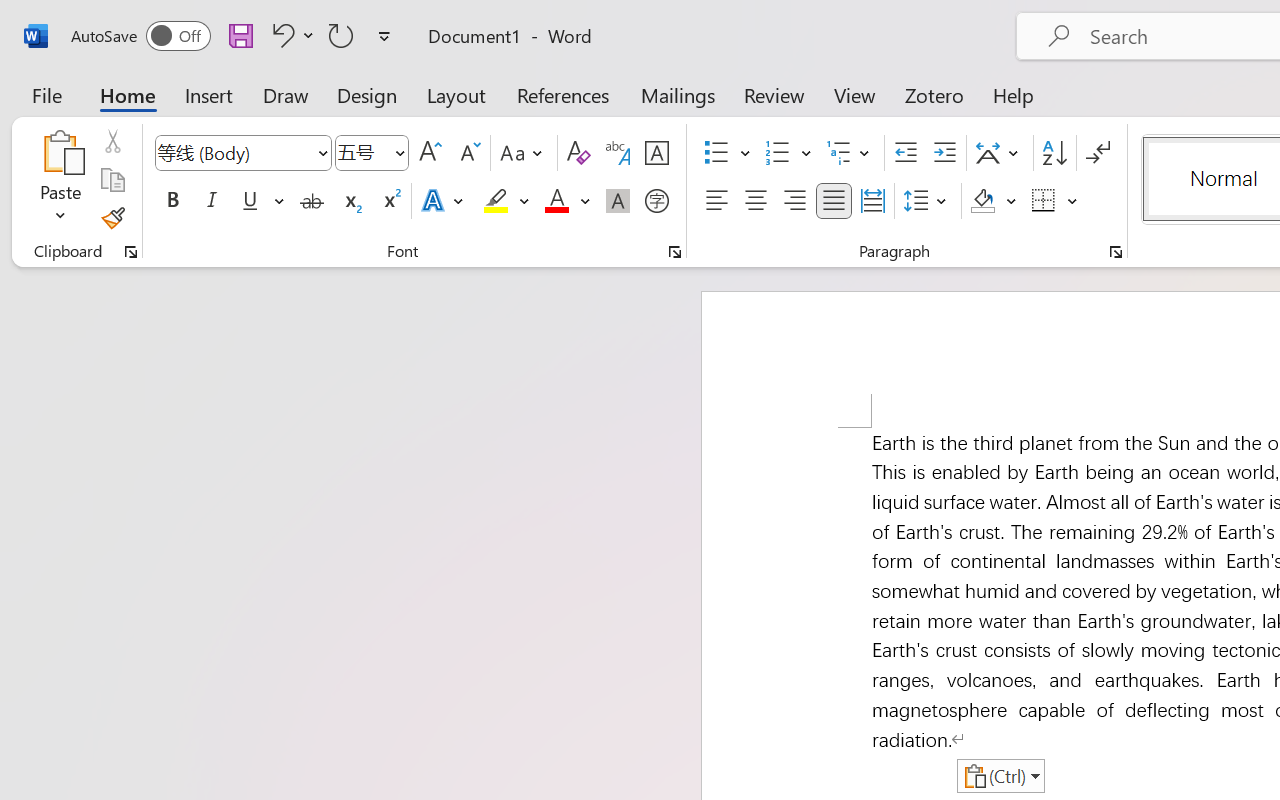 Image resolution: width=1280 pixels, height=800 pixels. Describe the element at coordinates (983, 201) in the screenshot. I see `'Shading RGB(0, 0, 0)'` at that location.